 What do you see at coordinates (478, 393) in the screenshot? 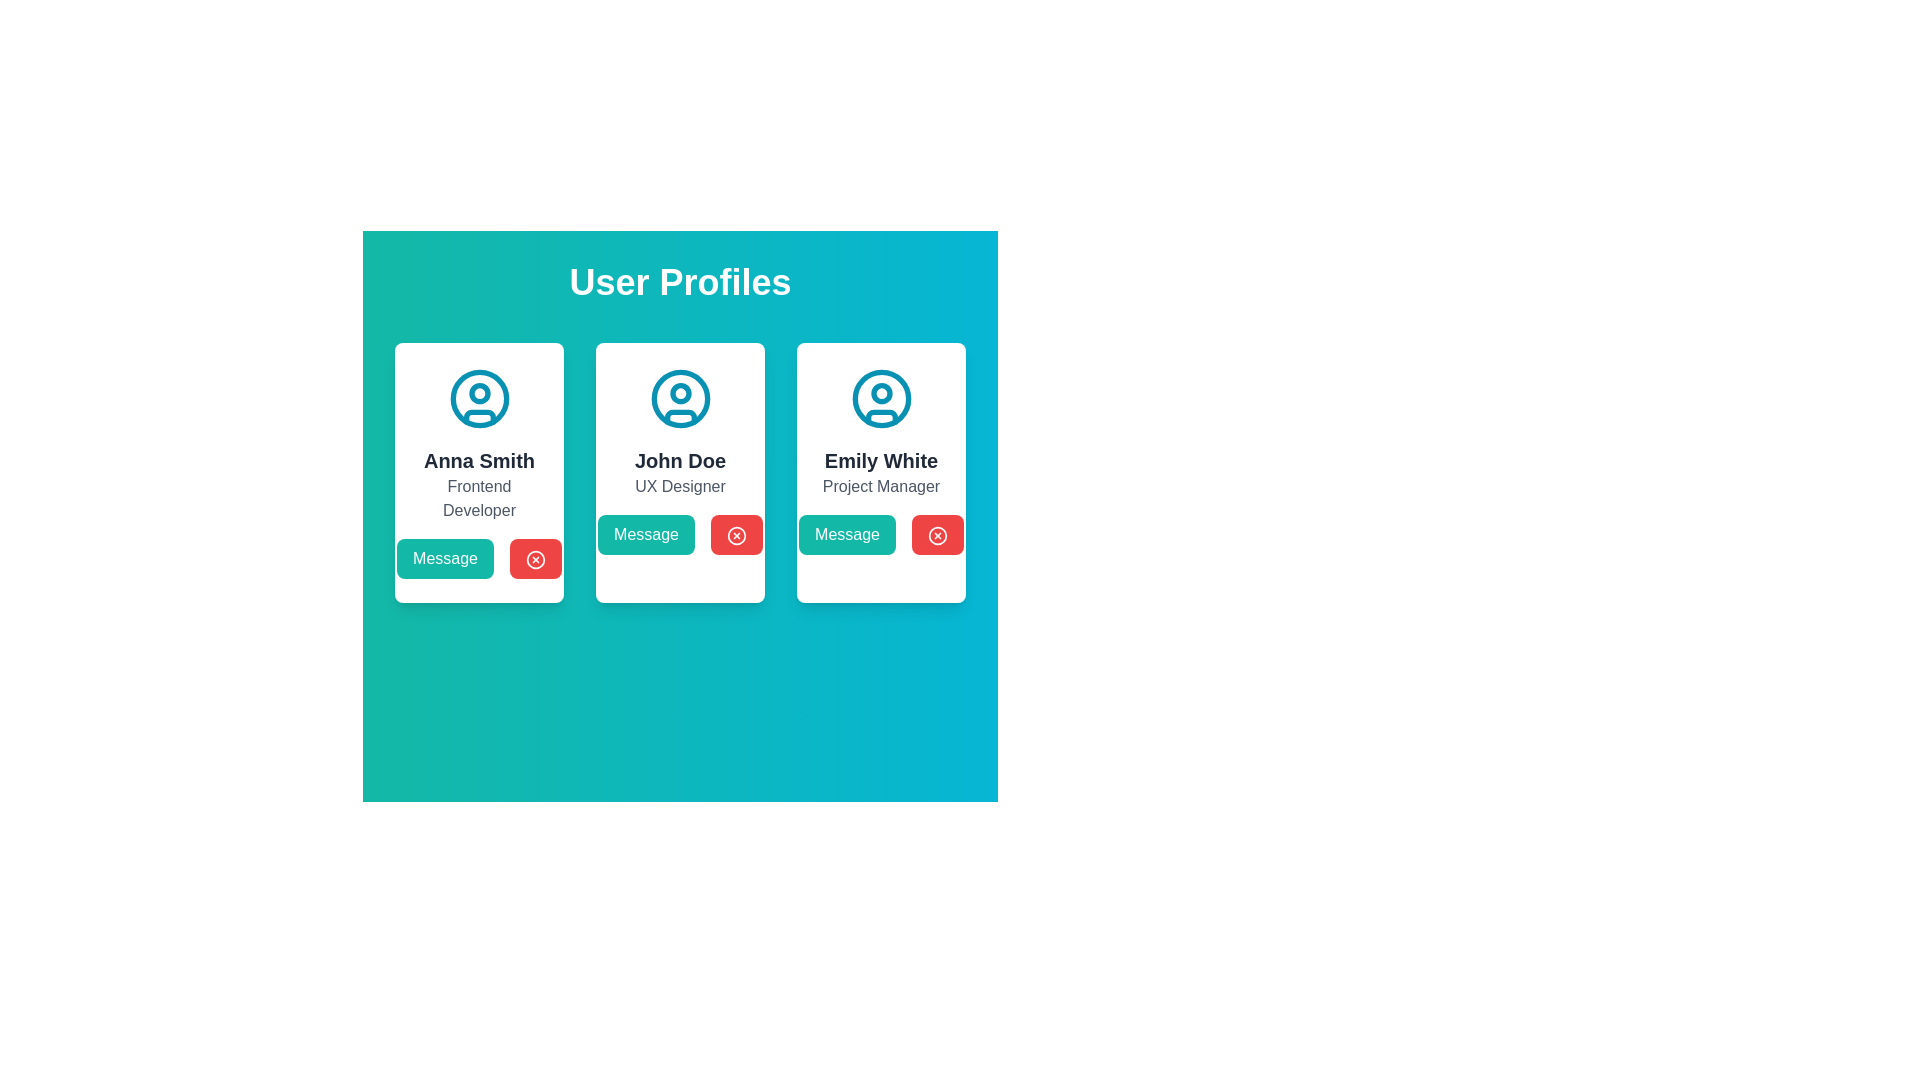
I see `the decorative circle element within the avatar graphic of the user profile card labeled 'Anna Smith', which is located at the top center of the avatar` at bounding box center [478, 393].